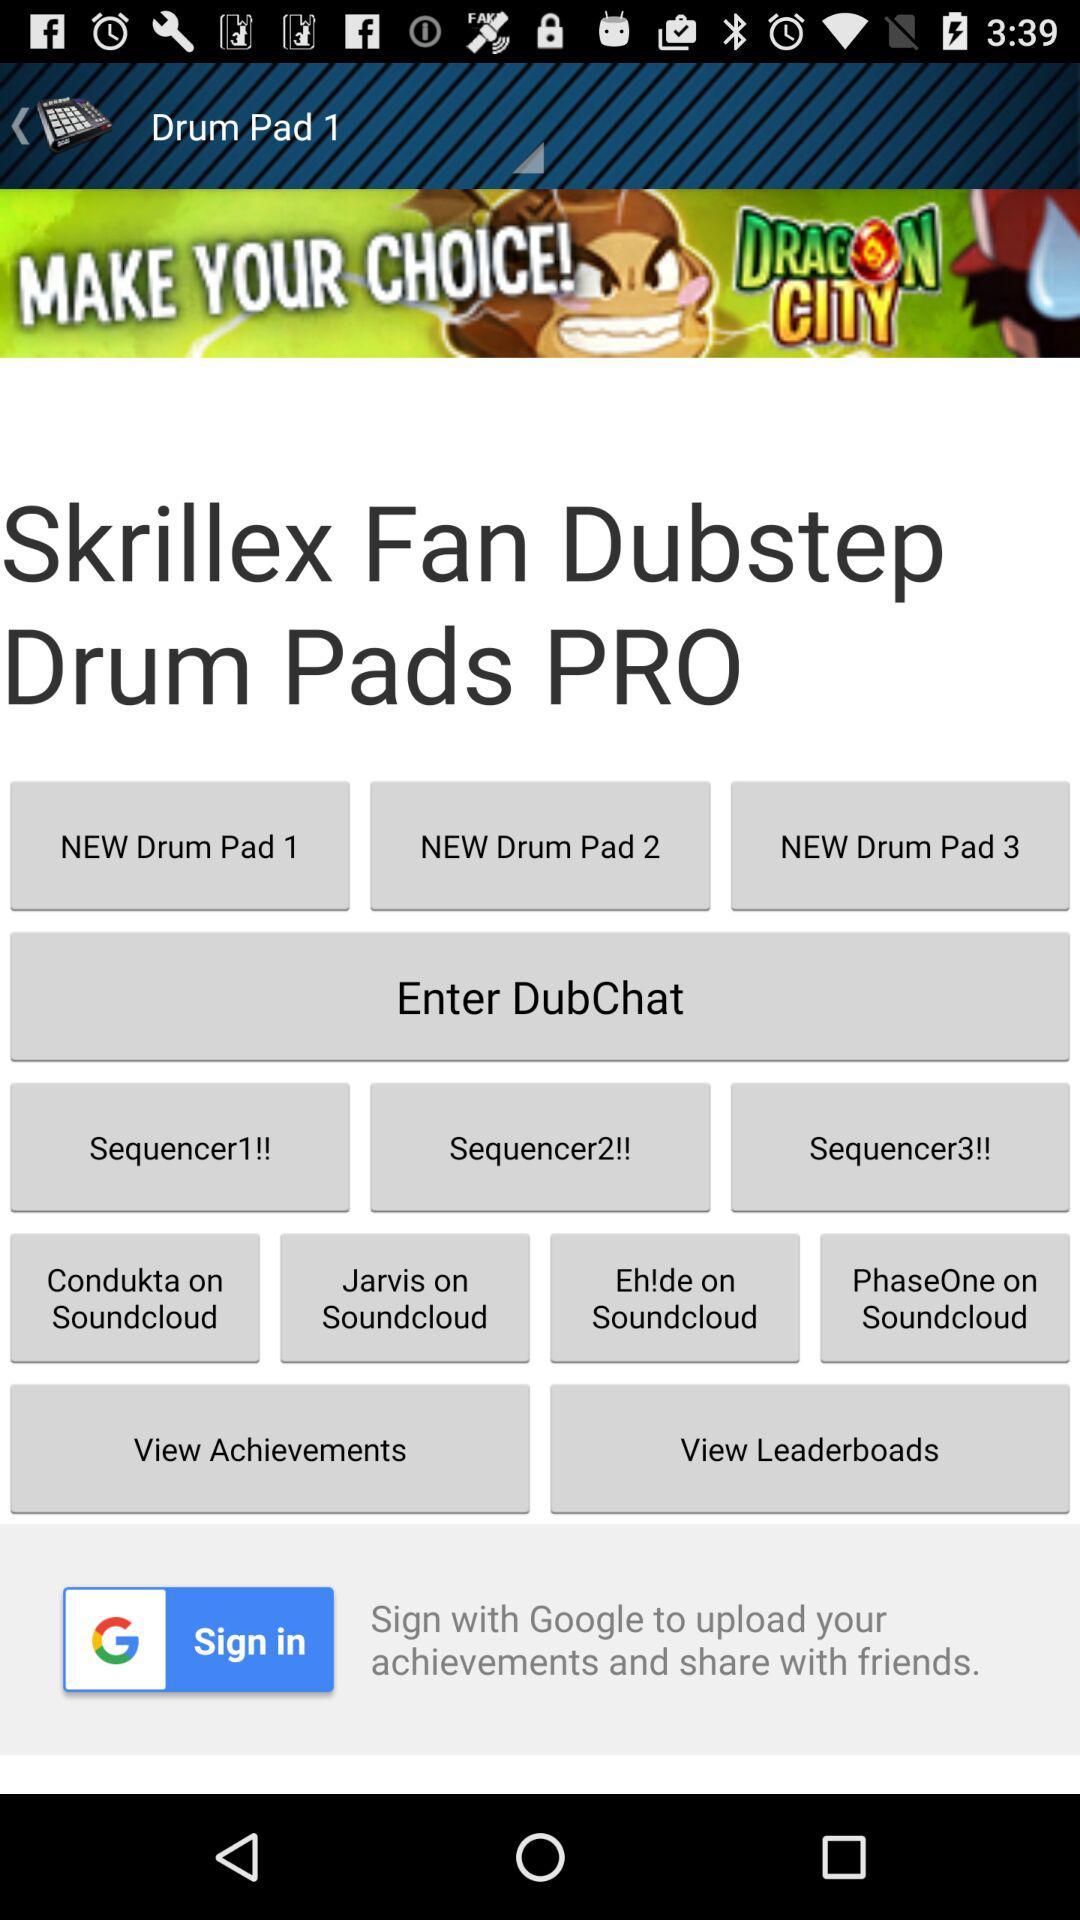  I want to click on jarvis on soundcloud, so click(405, 1297).